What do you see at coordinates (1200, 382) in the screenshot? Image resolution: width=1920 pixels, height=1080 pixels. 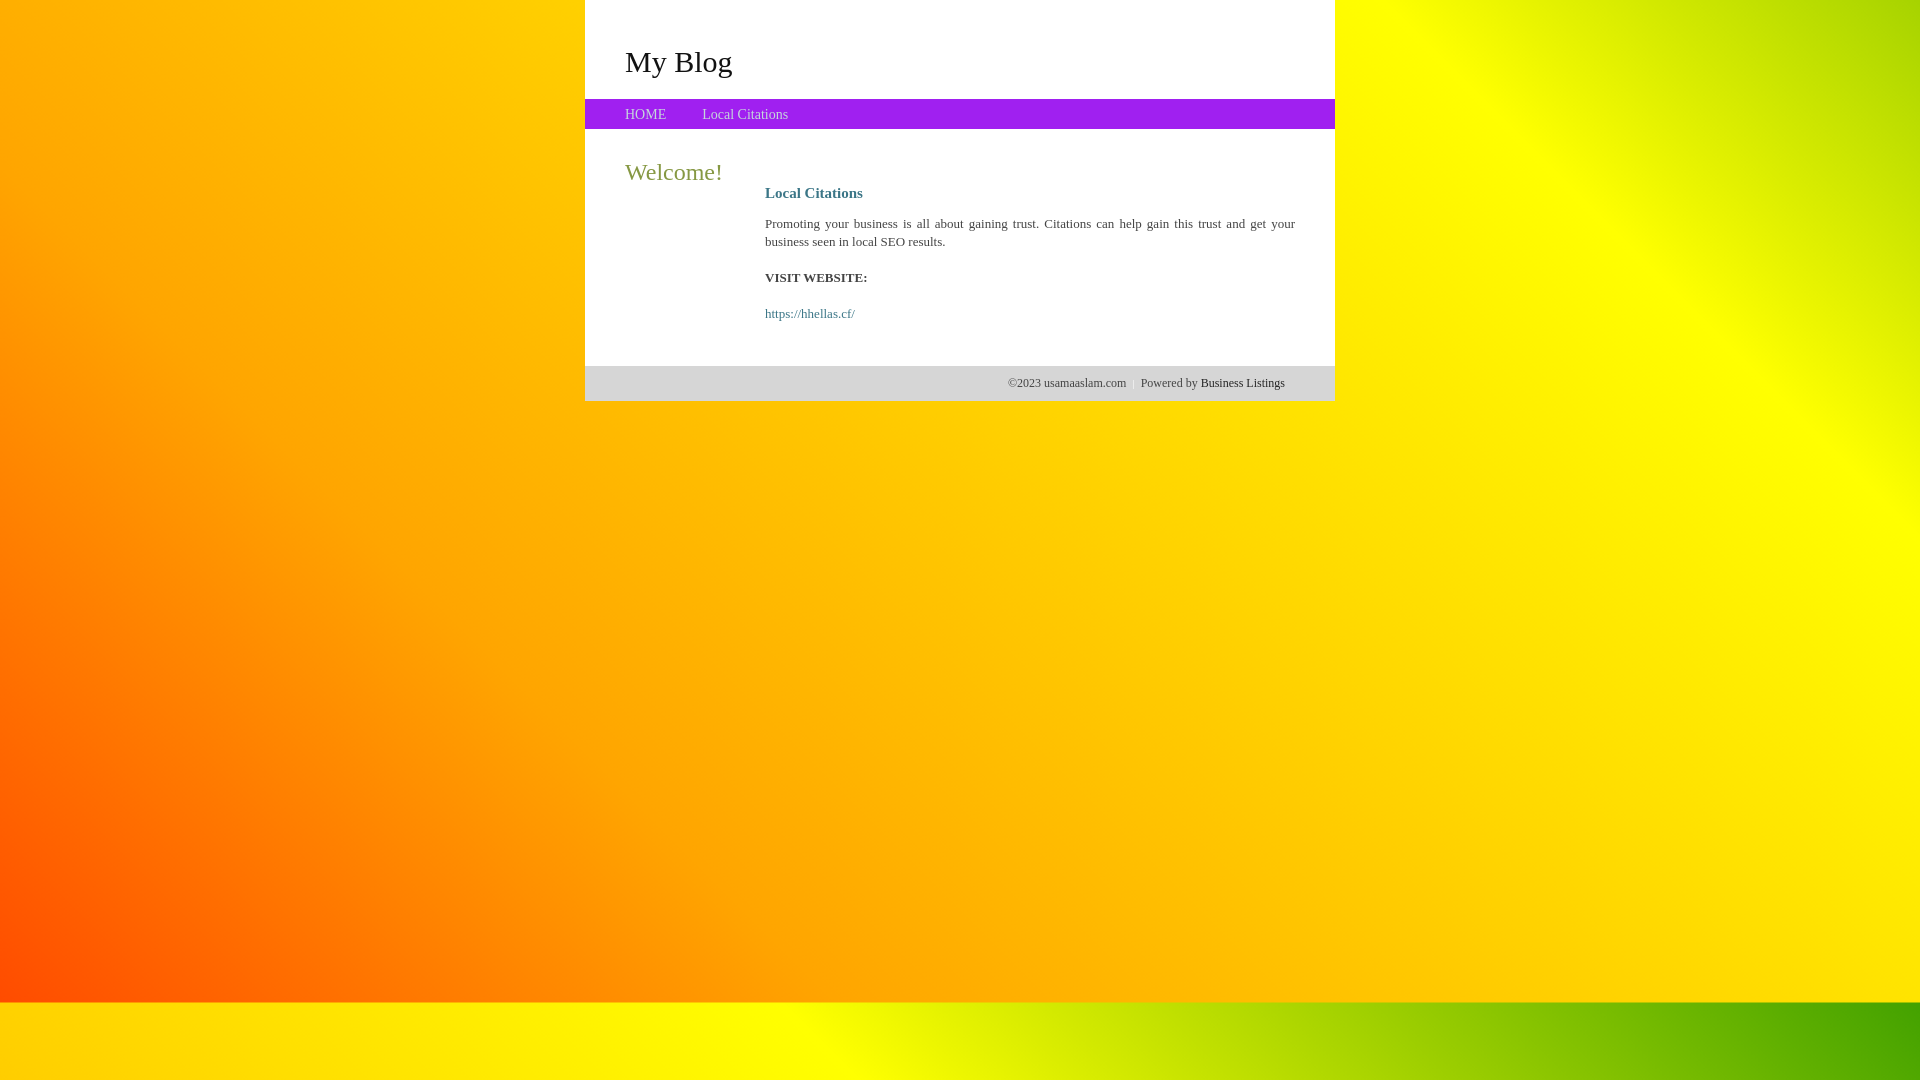 I see `'Business Listings'` at bounding box center [1200, 382].